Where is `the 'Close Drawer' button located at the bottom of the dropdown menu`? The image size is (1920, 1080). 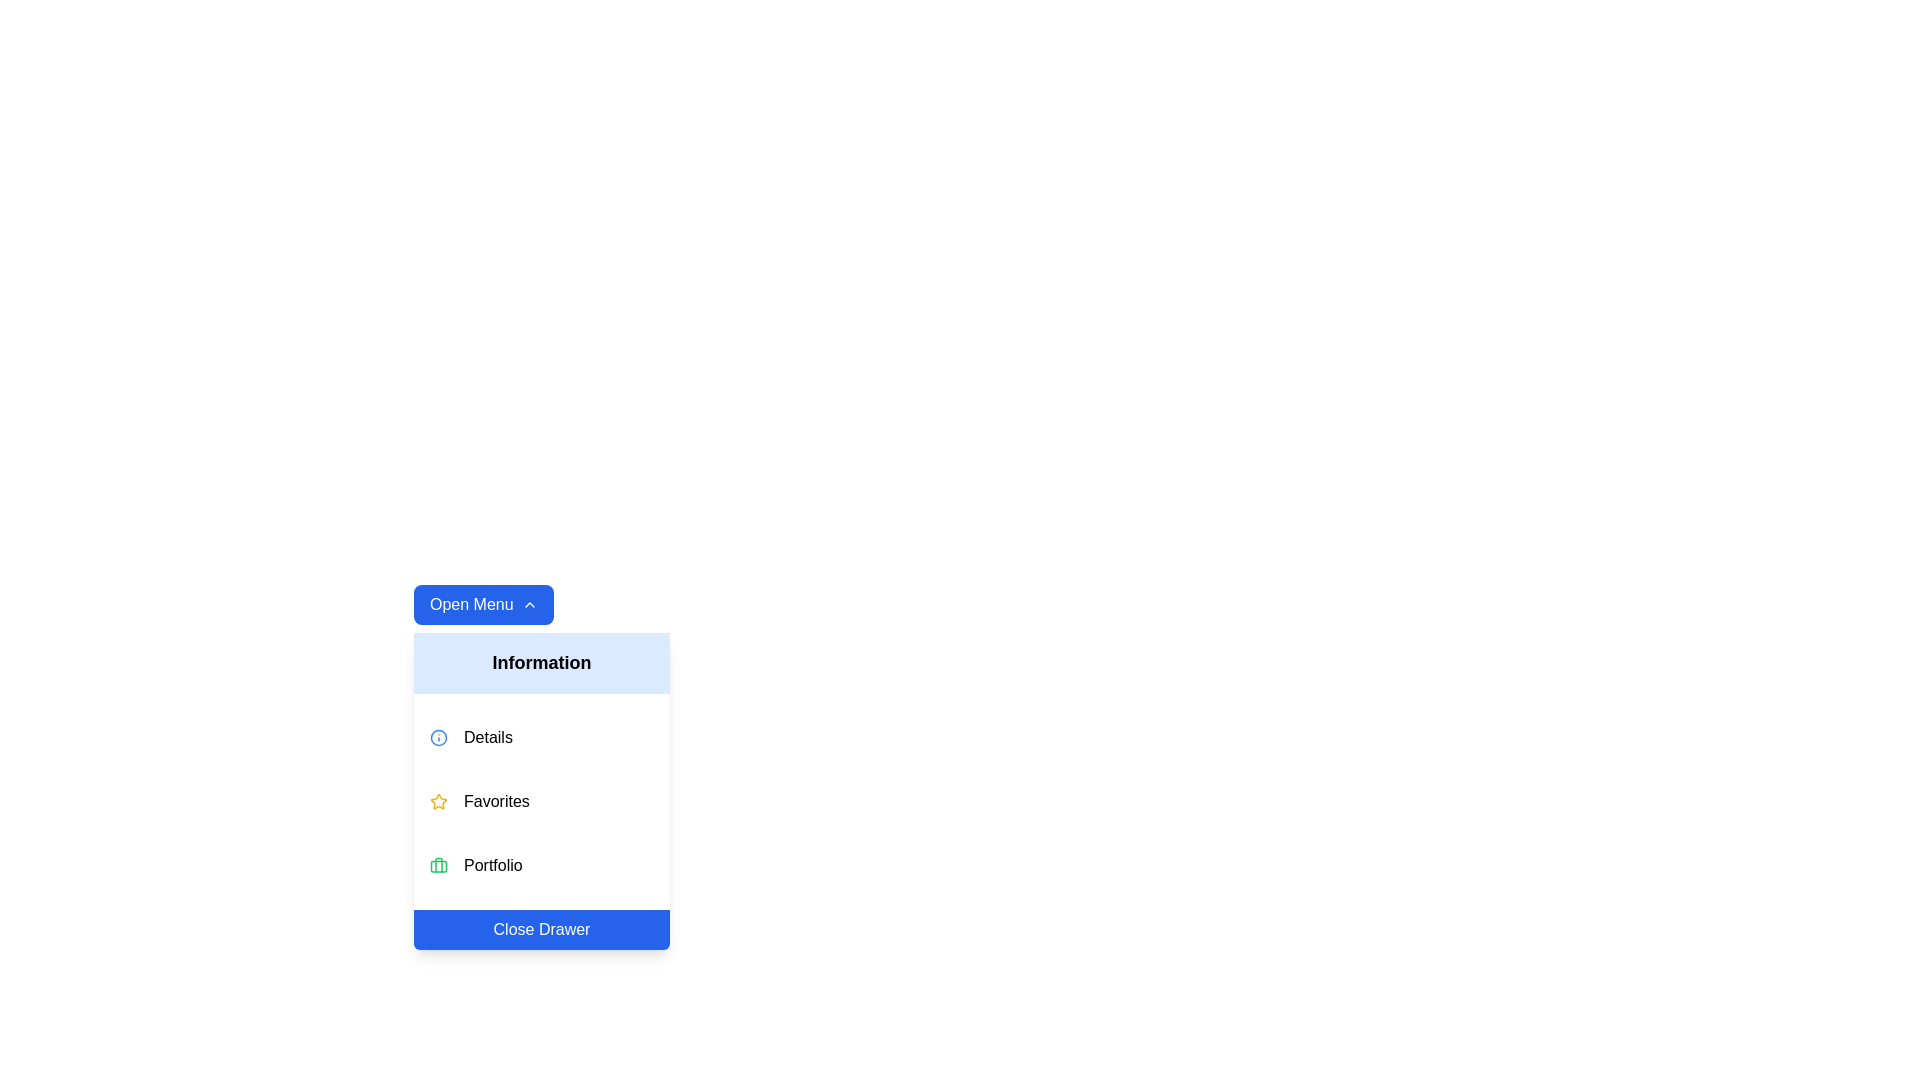
the 'Close Drawer' button located at the bottom of the dropdown menu is located at coordinates (542, 929).